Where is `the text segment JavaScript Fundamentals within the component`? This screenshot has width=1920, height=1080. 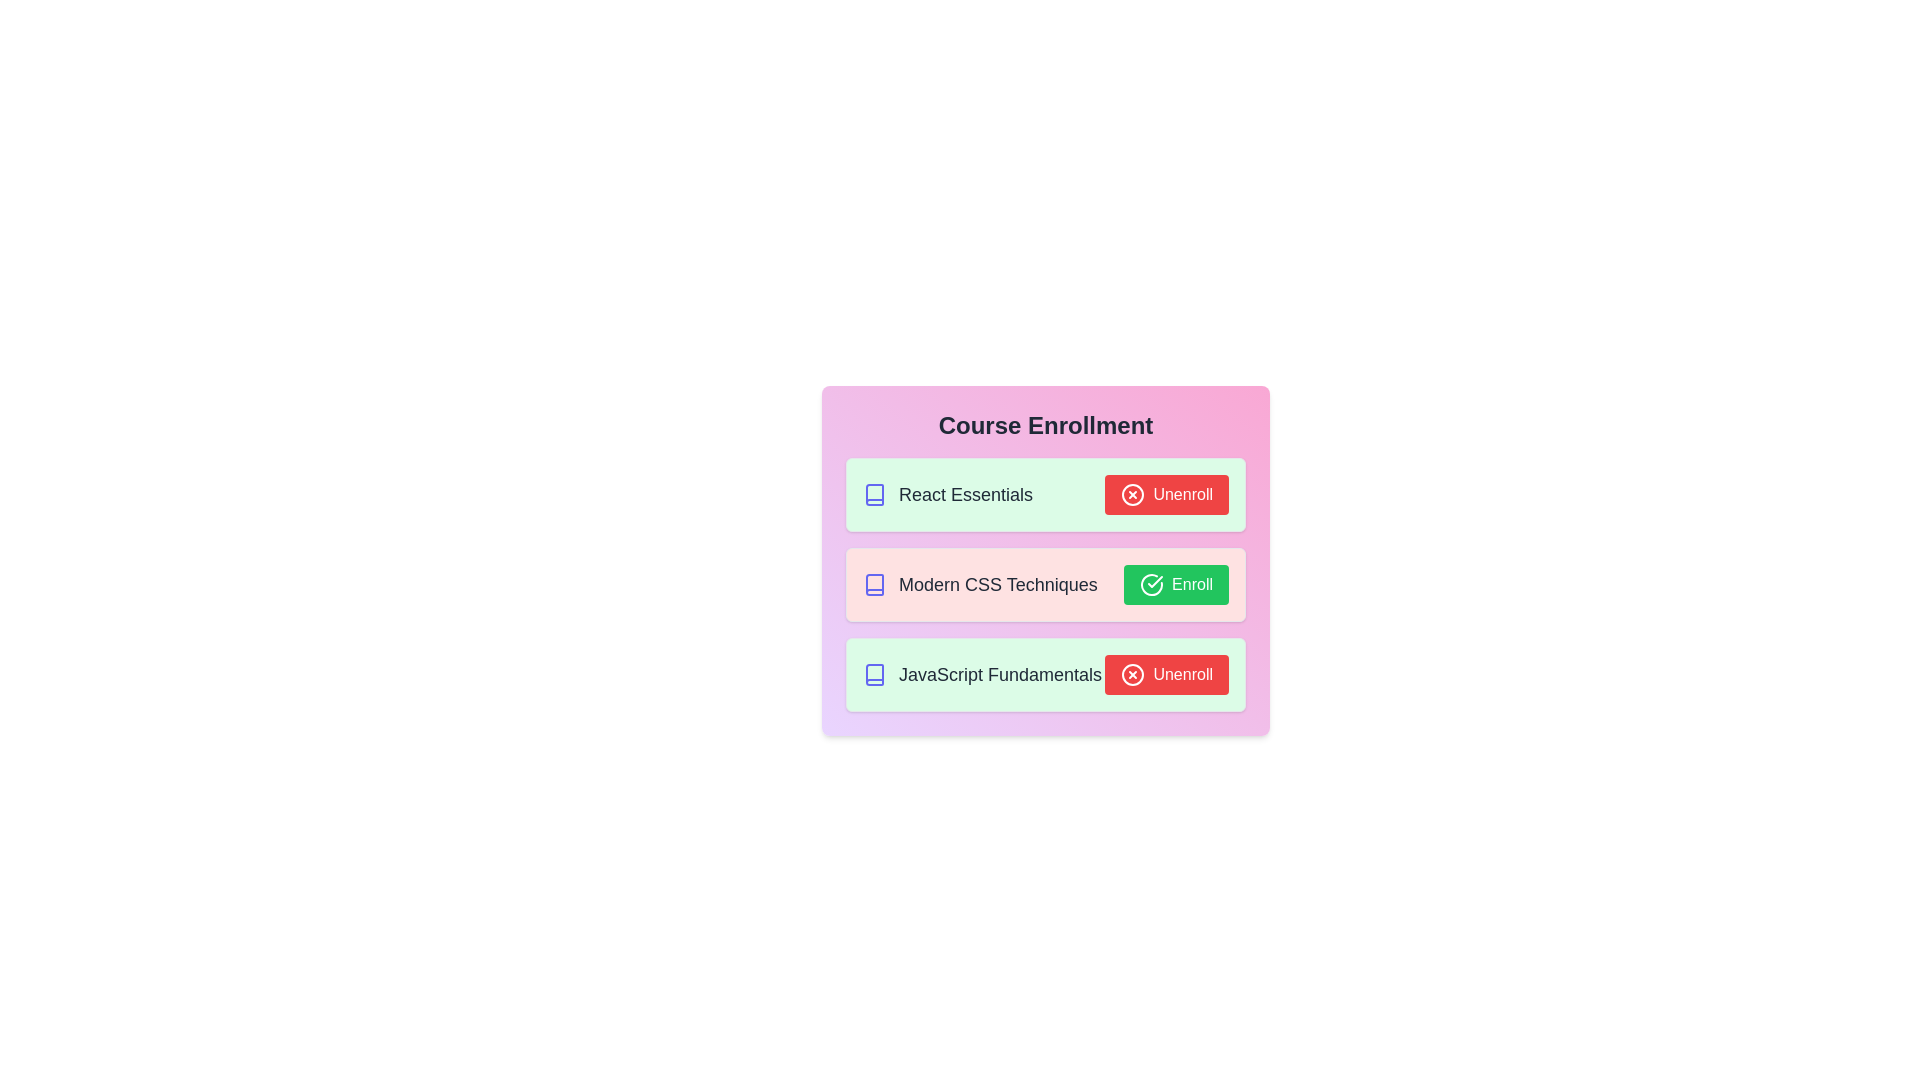
the text segment JavaScript Fundamentals within the component is located at coordinates (982, 675).